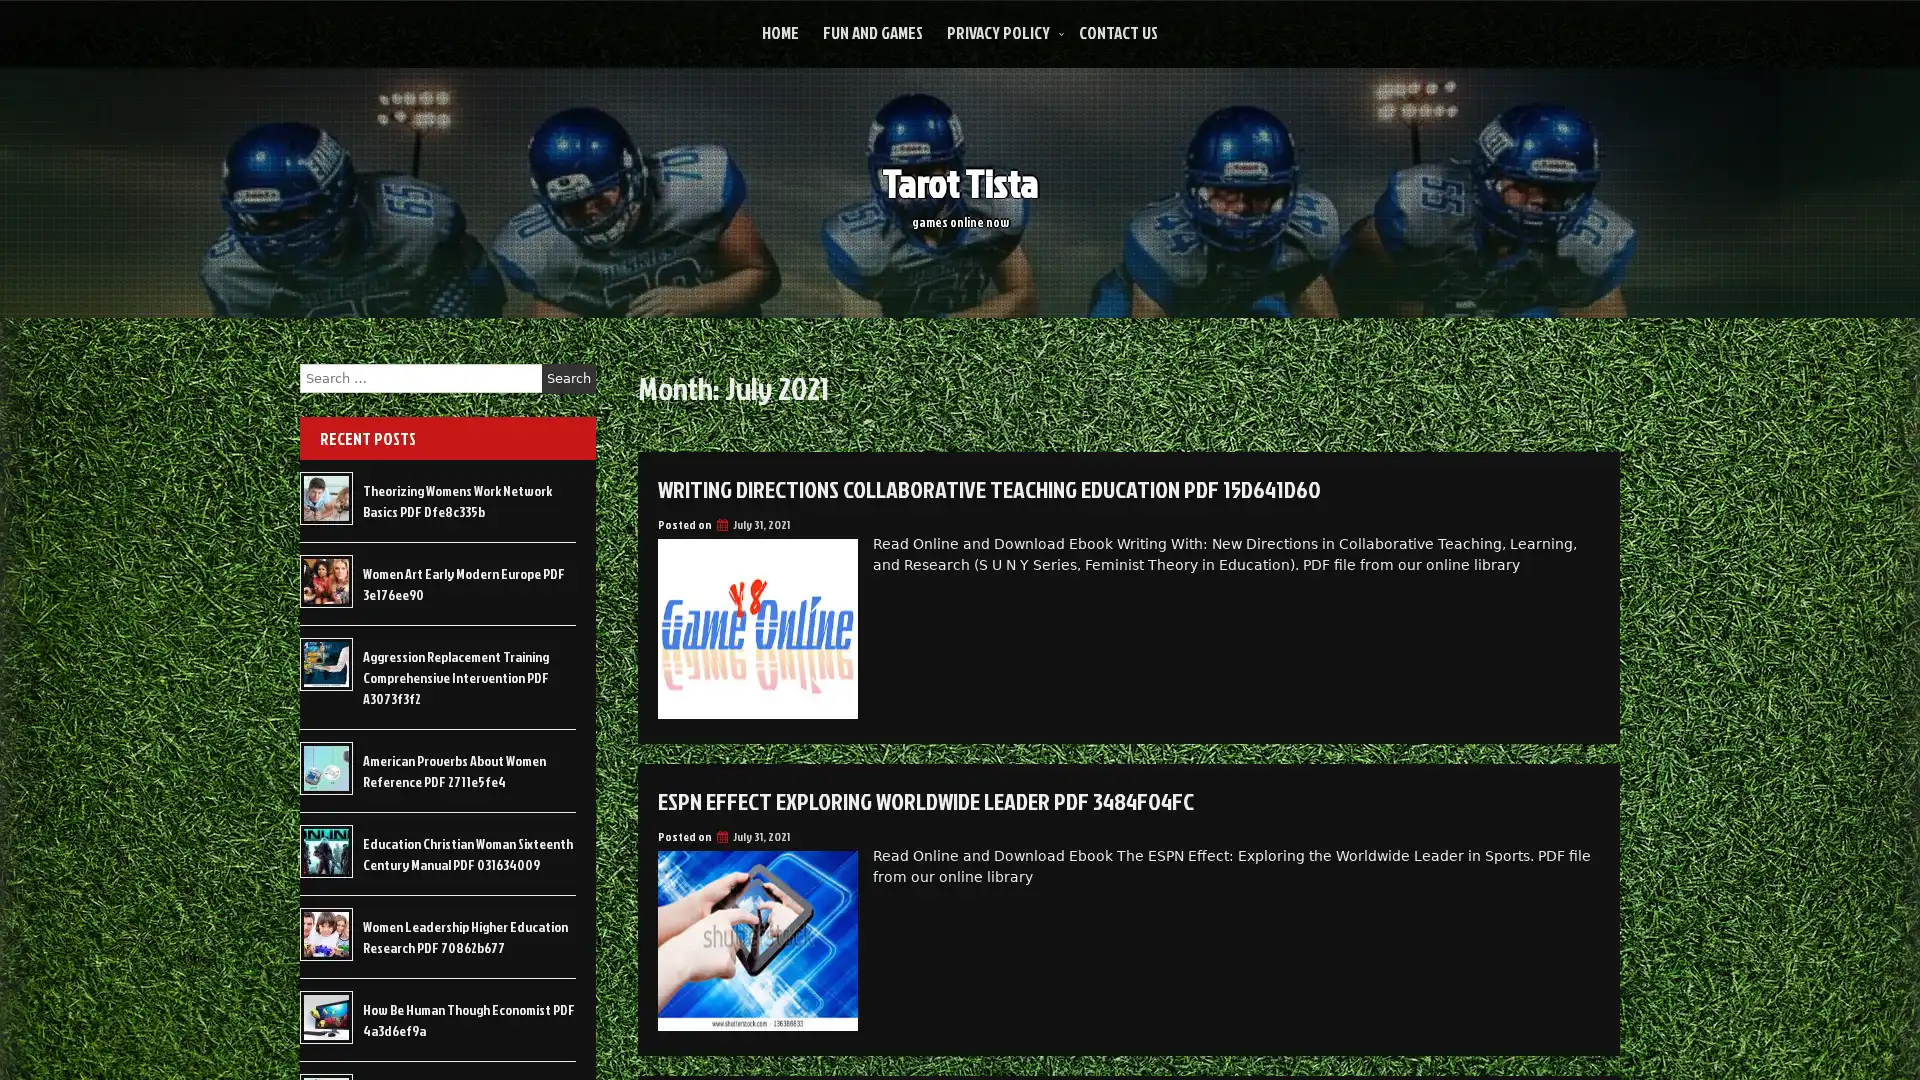  What do you see at coordinates (568, 378) in the screenshot?
I see `Search` at bounding box center [568, 378].